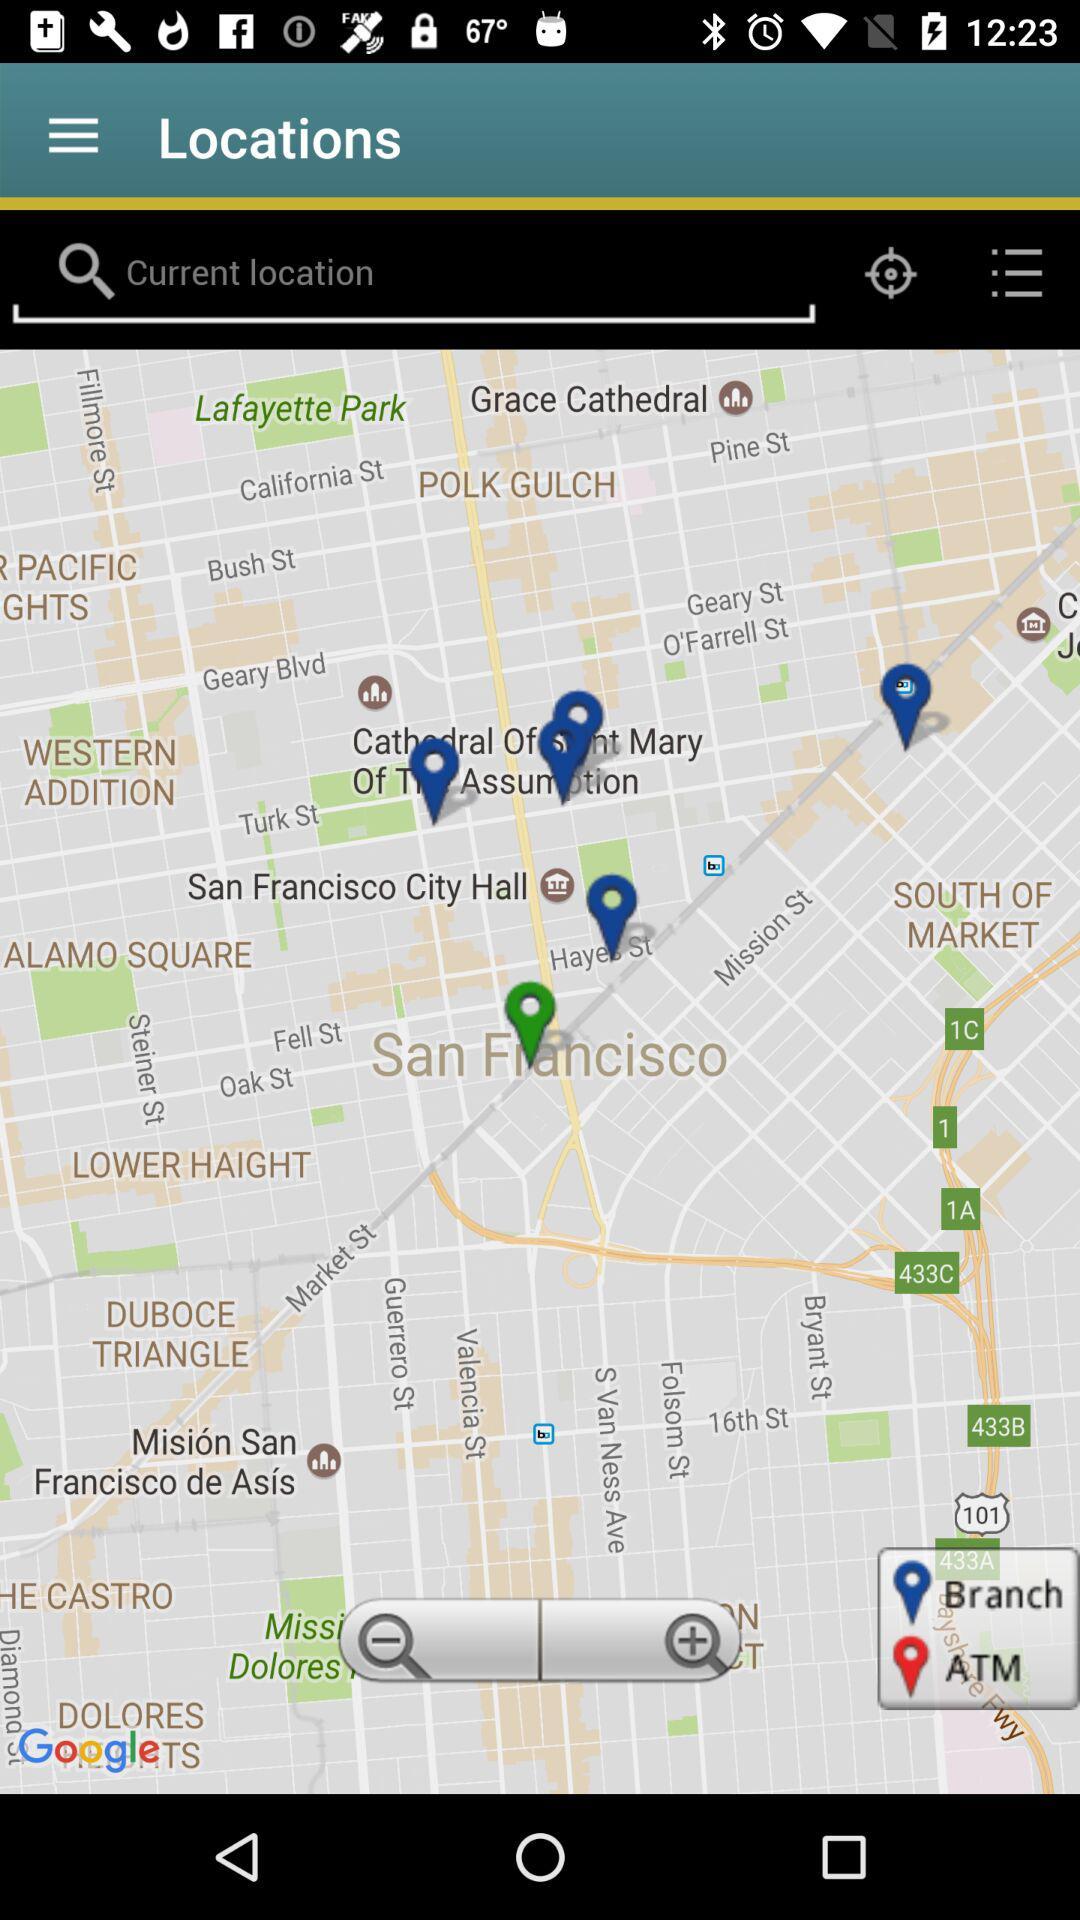 This screenshot has height=1920, width=1080. I want to click on location, so click(412, 272).